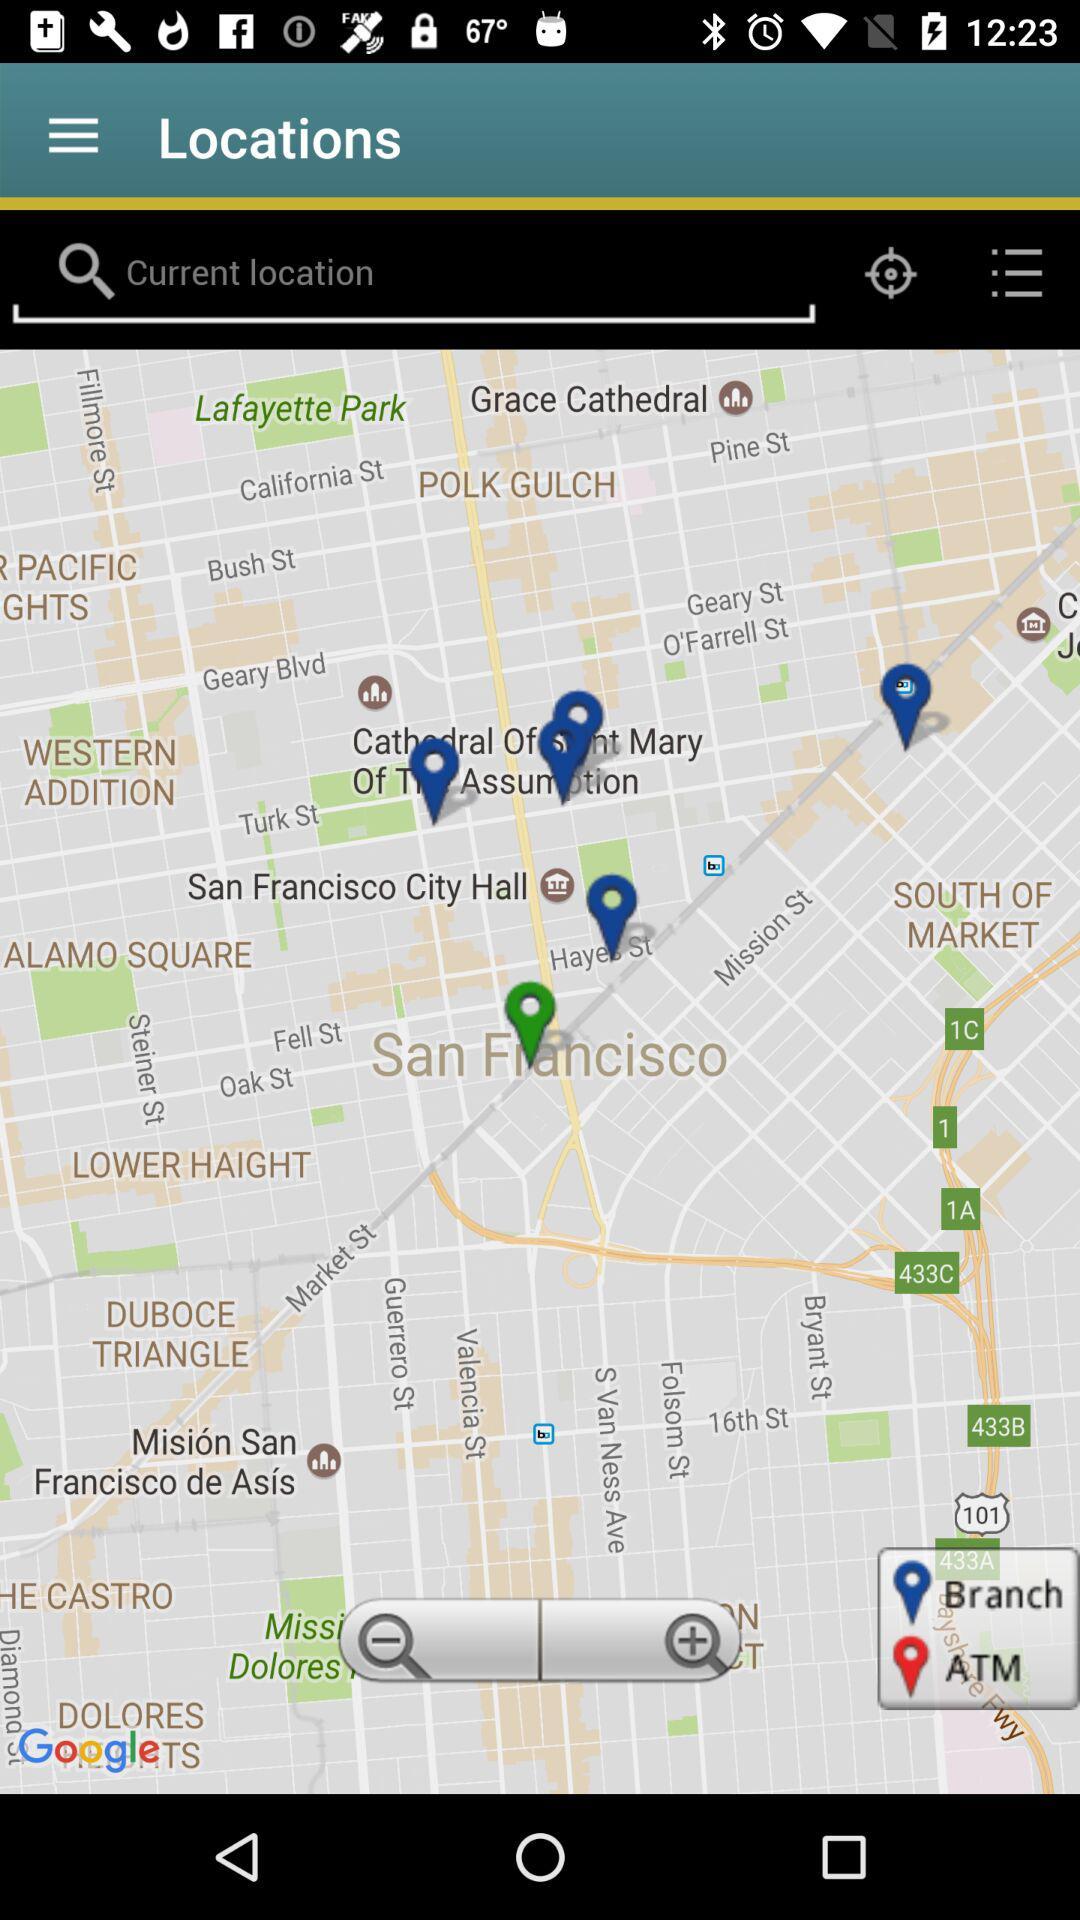 This screenshot has height=1920, width=1080. I want to click on location, so click(412, 272).